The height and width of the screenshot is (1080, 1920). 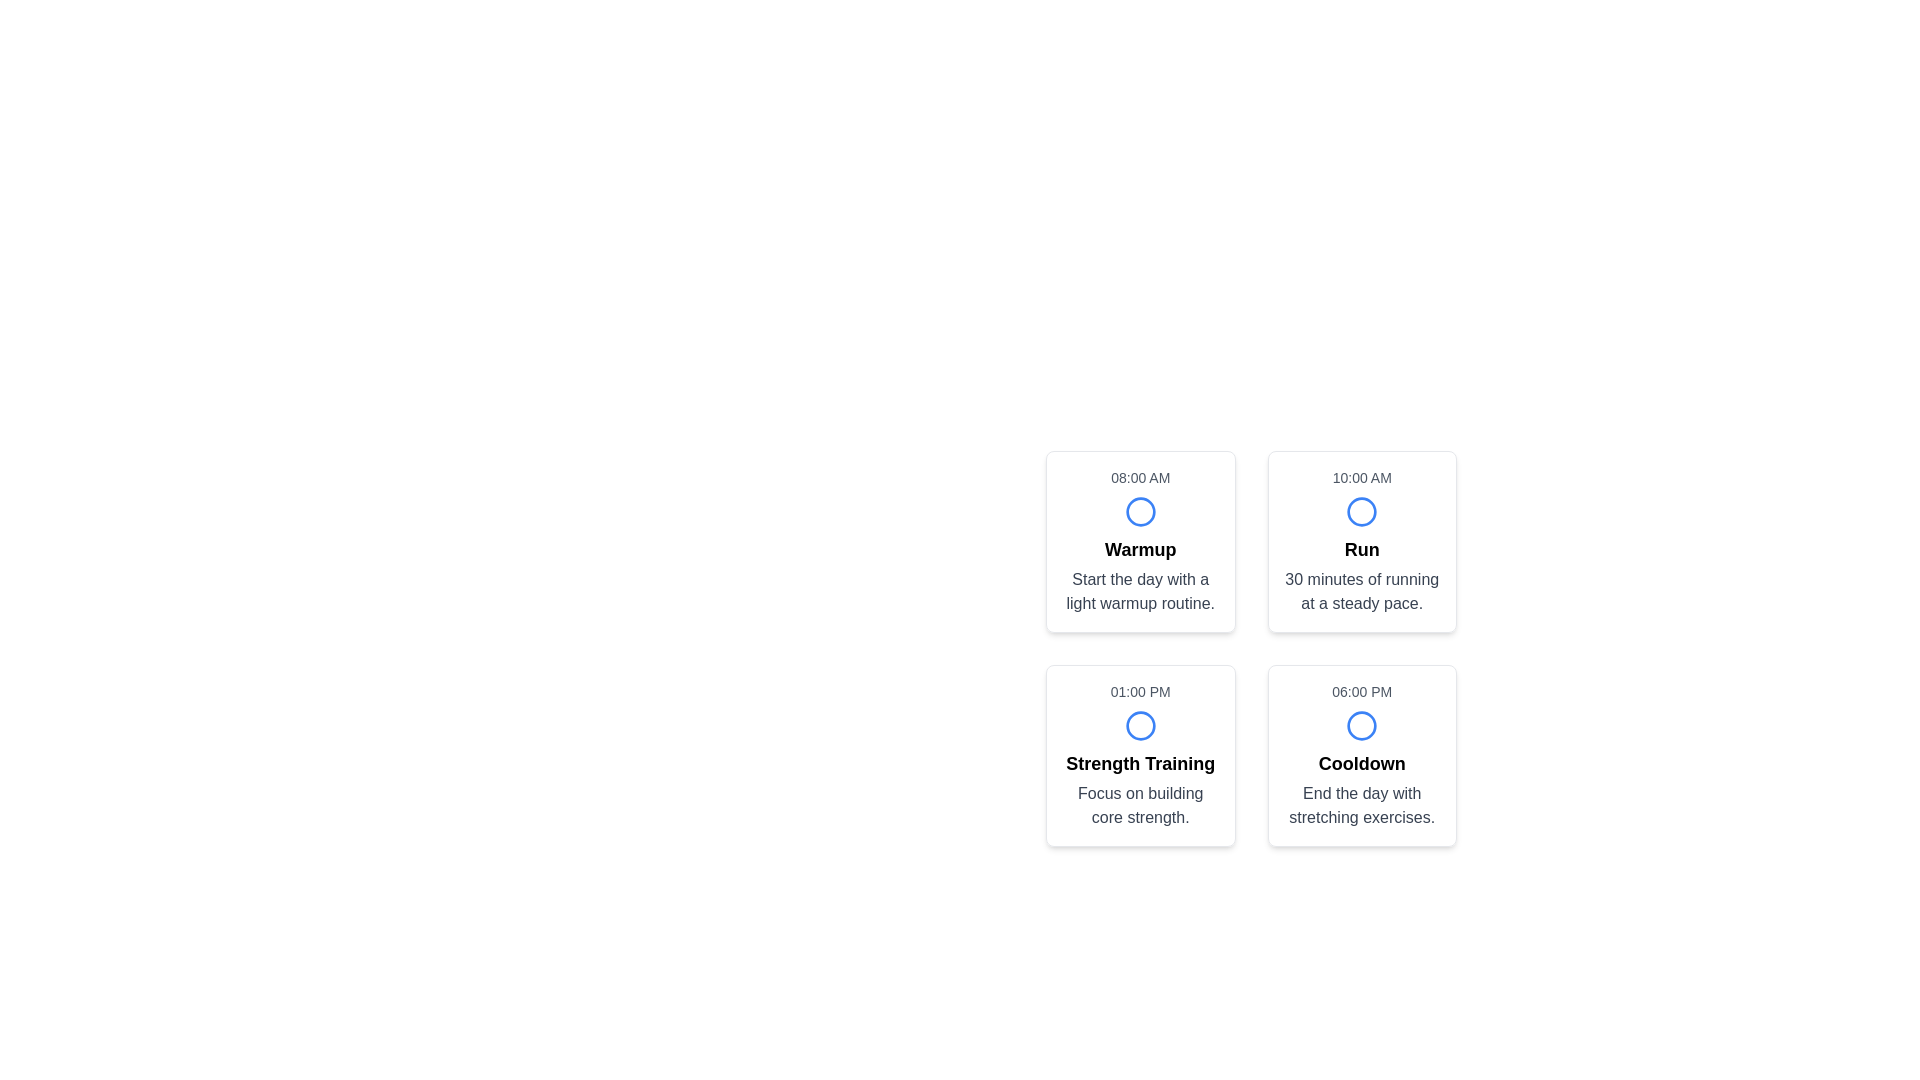 What do you see at coordinates (1140, 478) in the screenshot?
I see `the timestamp text label located at the top of the 'Warmup' card, which indicates the starting time of the activity` at bounding box center [1140, 478].